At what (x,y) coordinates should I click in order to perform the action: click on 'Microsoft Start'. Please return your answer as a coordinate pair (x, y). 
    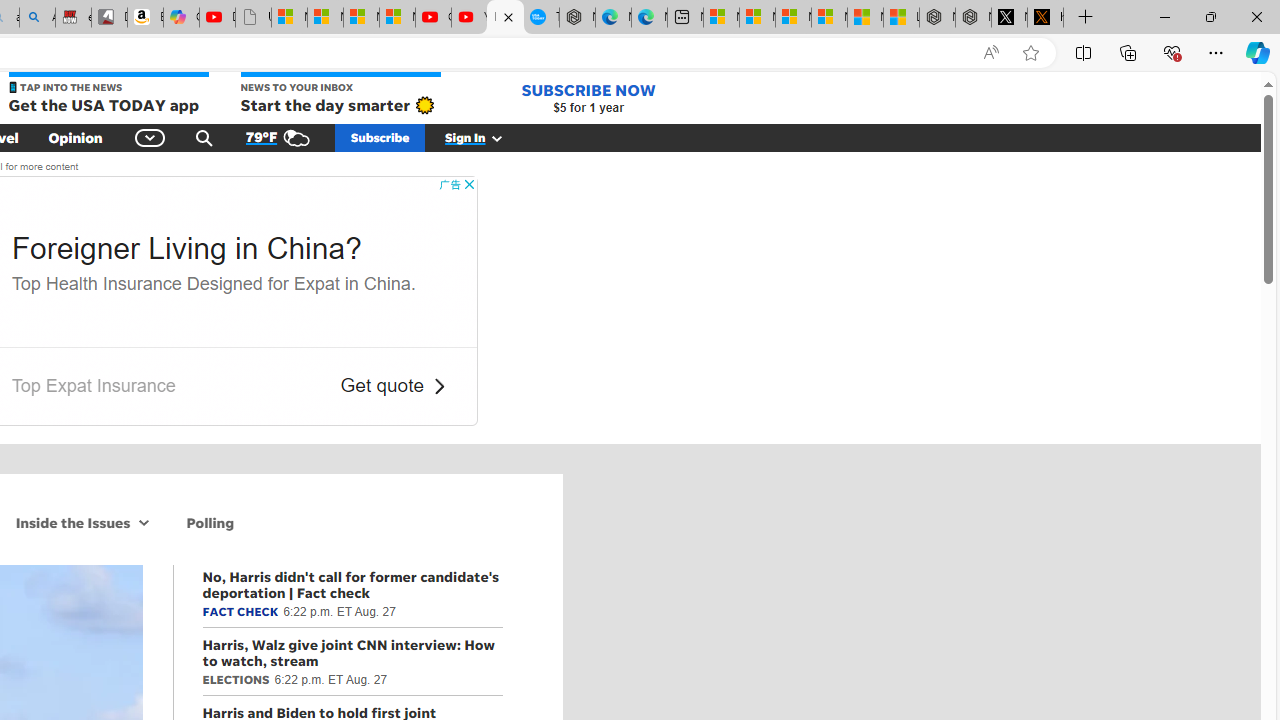
    Looking at the image, I should click on (865, 17).